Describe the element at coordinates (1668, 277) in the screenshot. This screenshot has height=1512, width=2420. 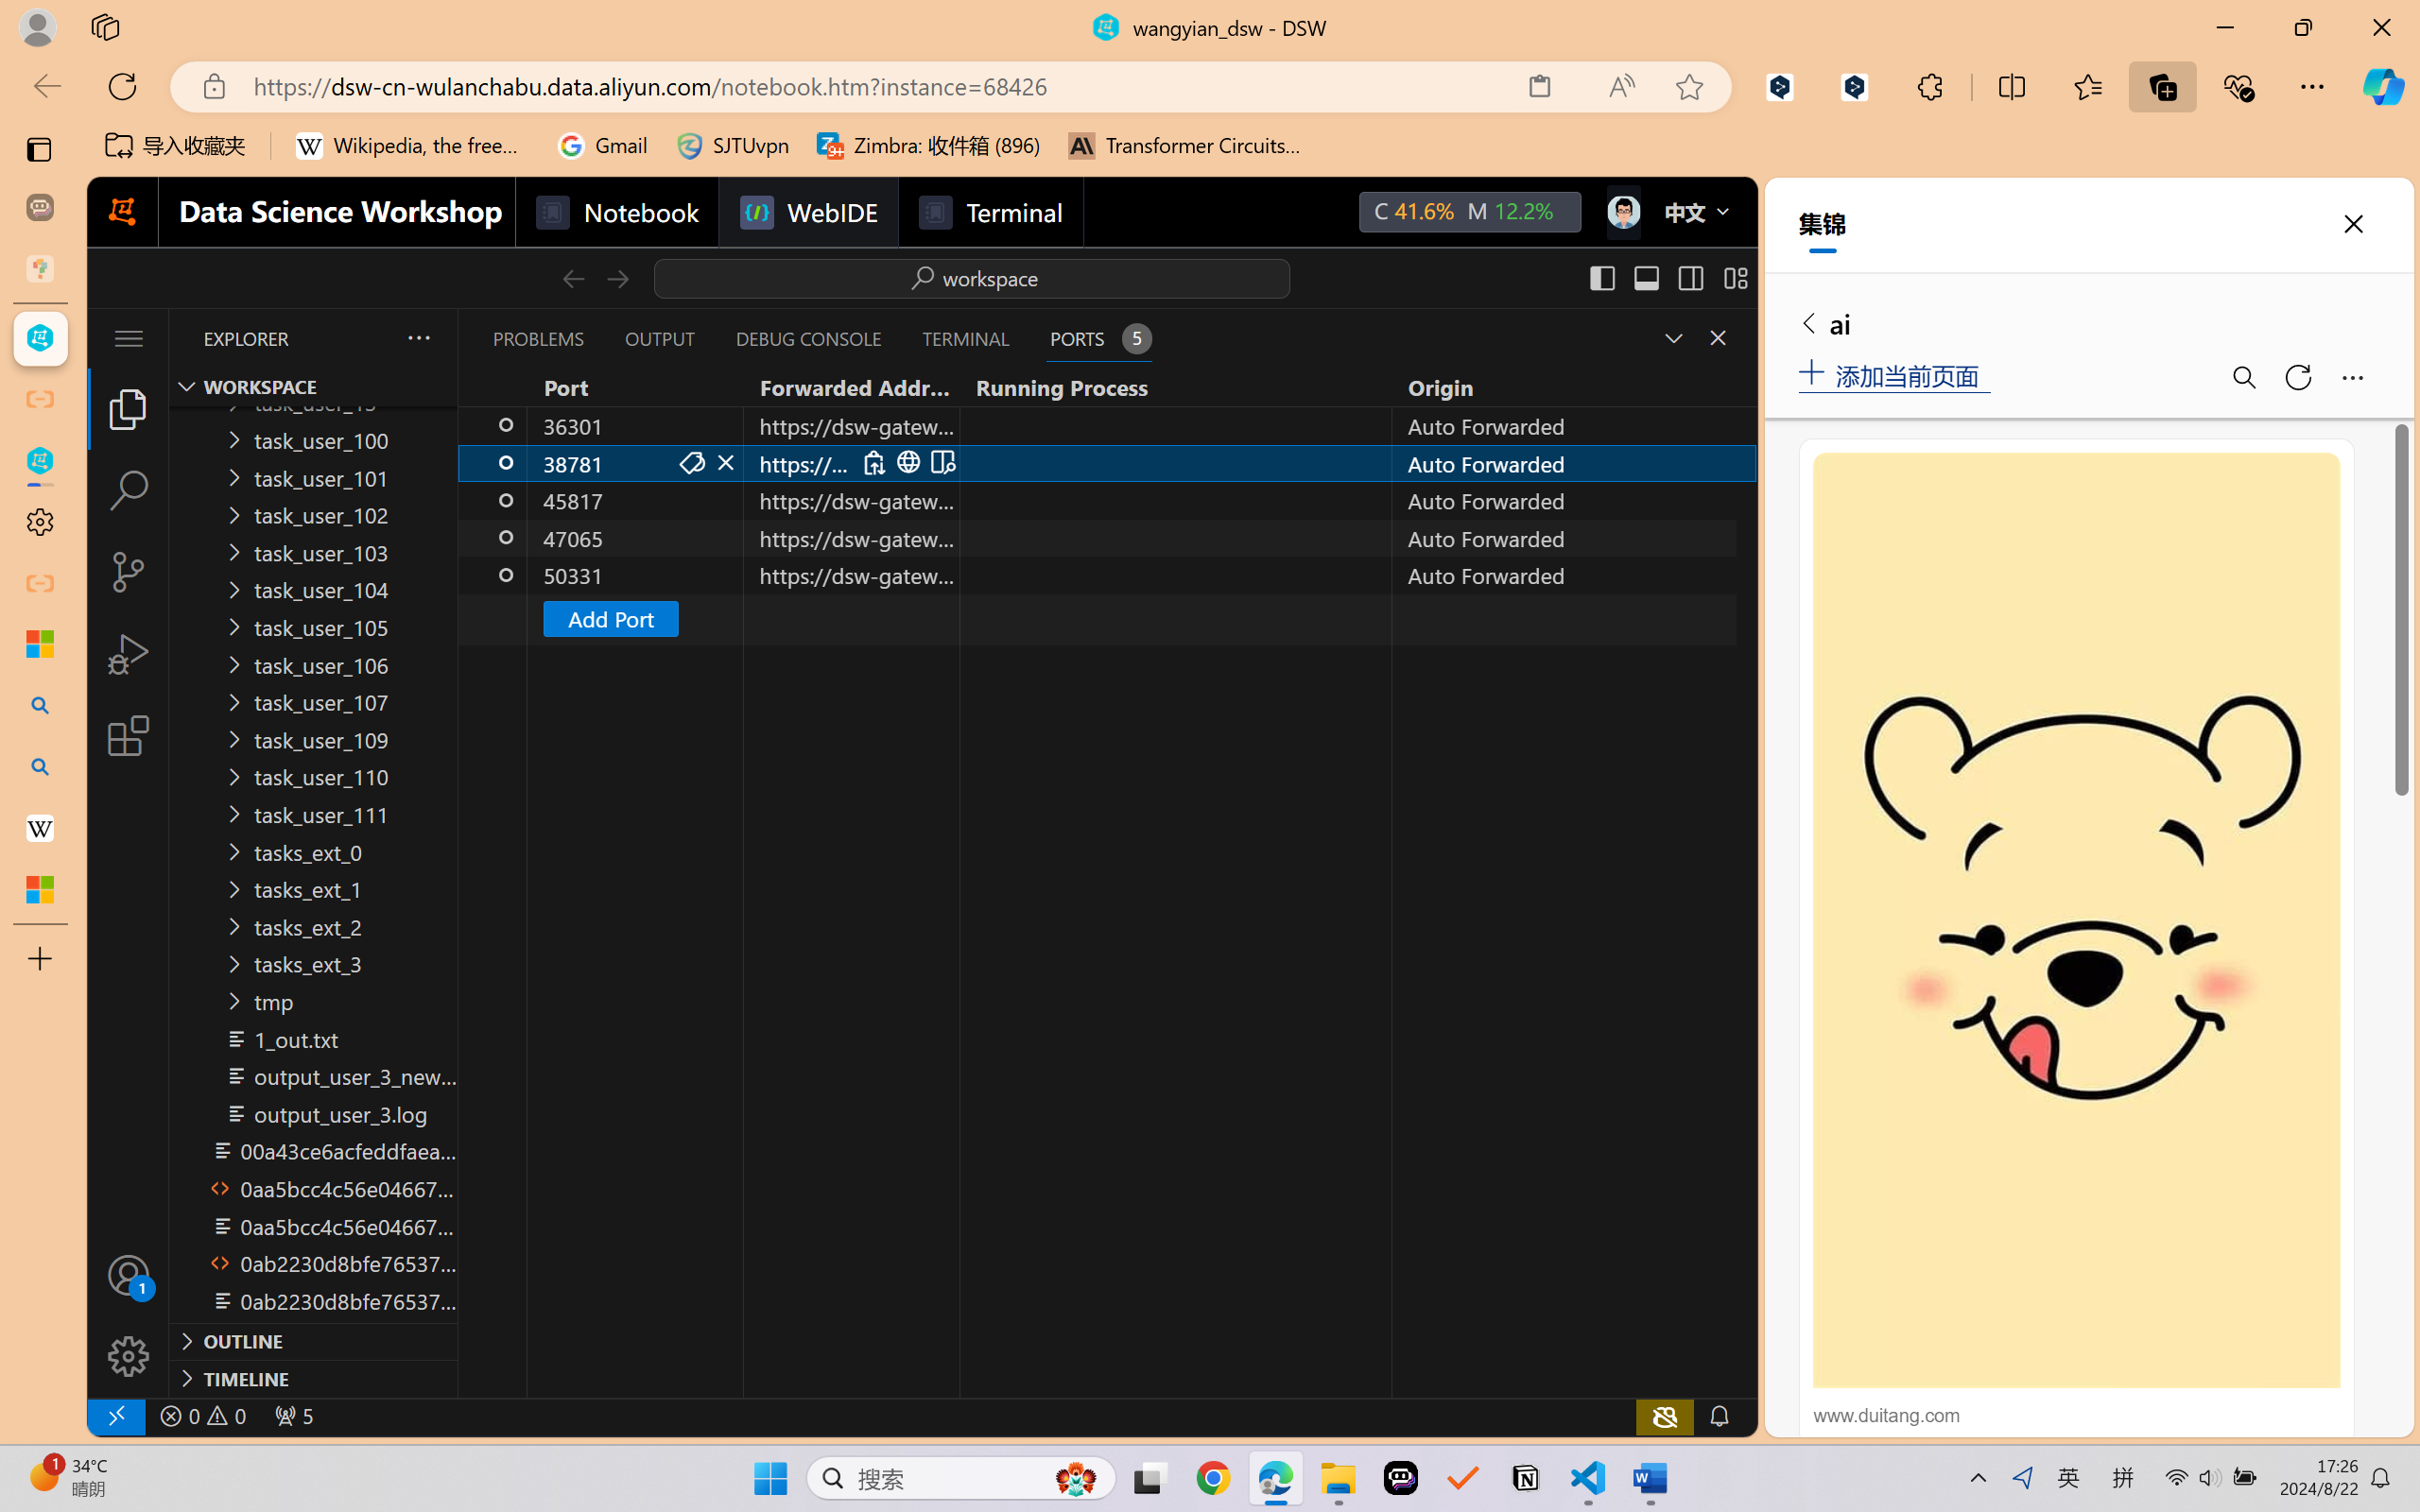
I see `'Title actions'` at that location.